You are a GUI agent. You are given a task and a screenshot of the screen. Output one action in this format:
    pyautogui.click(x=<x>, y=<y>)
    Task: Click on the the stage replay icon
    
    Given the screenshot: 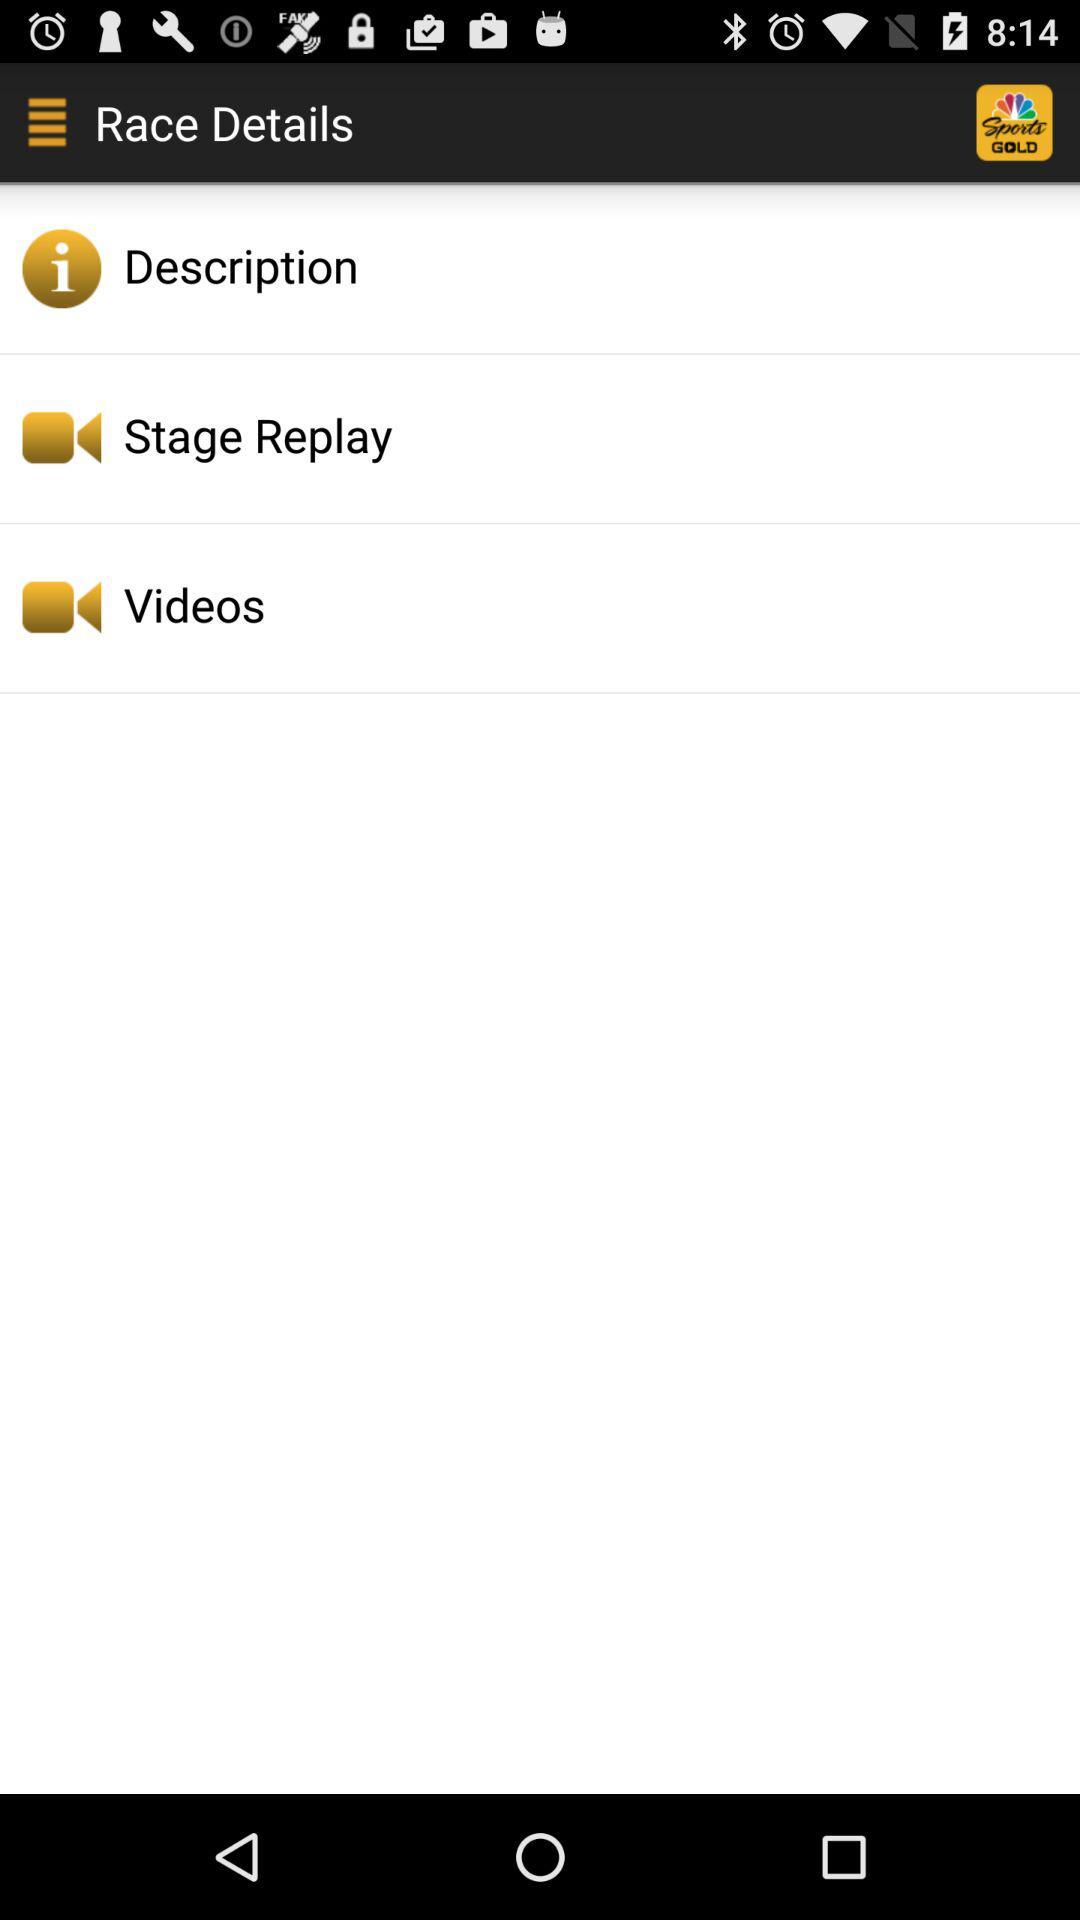 What is the action you would take?
    pyautogui.click(x=595, y=433)
    